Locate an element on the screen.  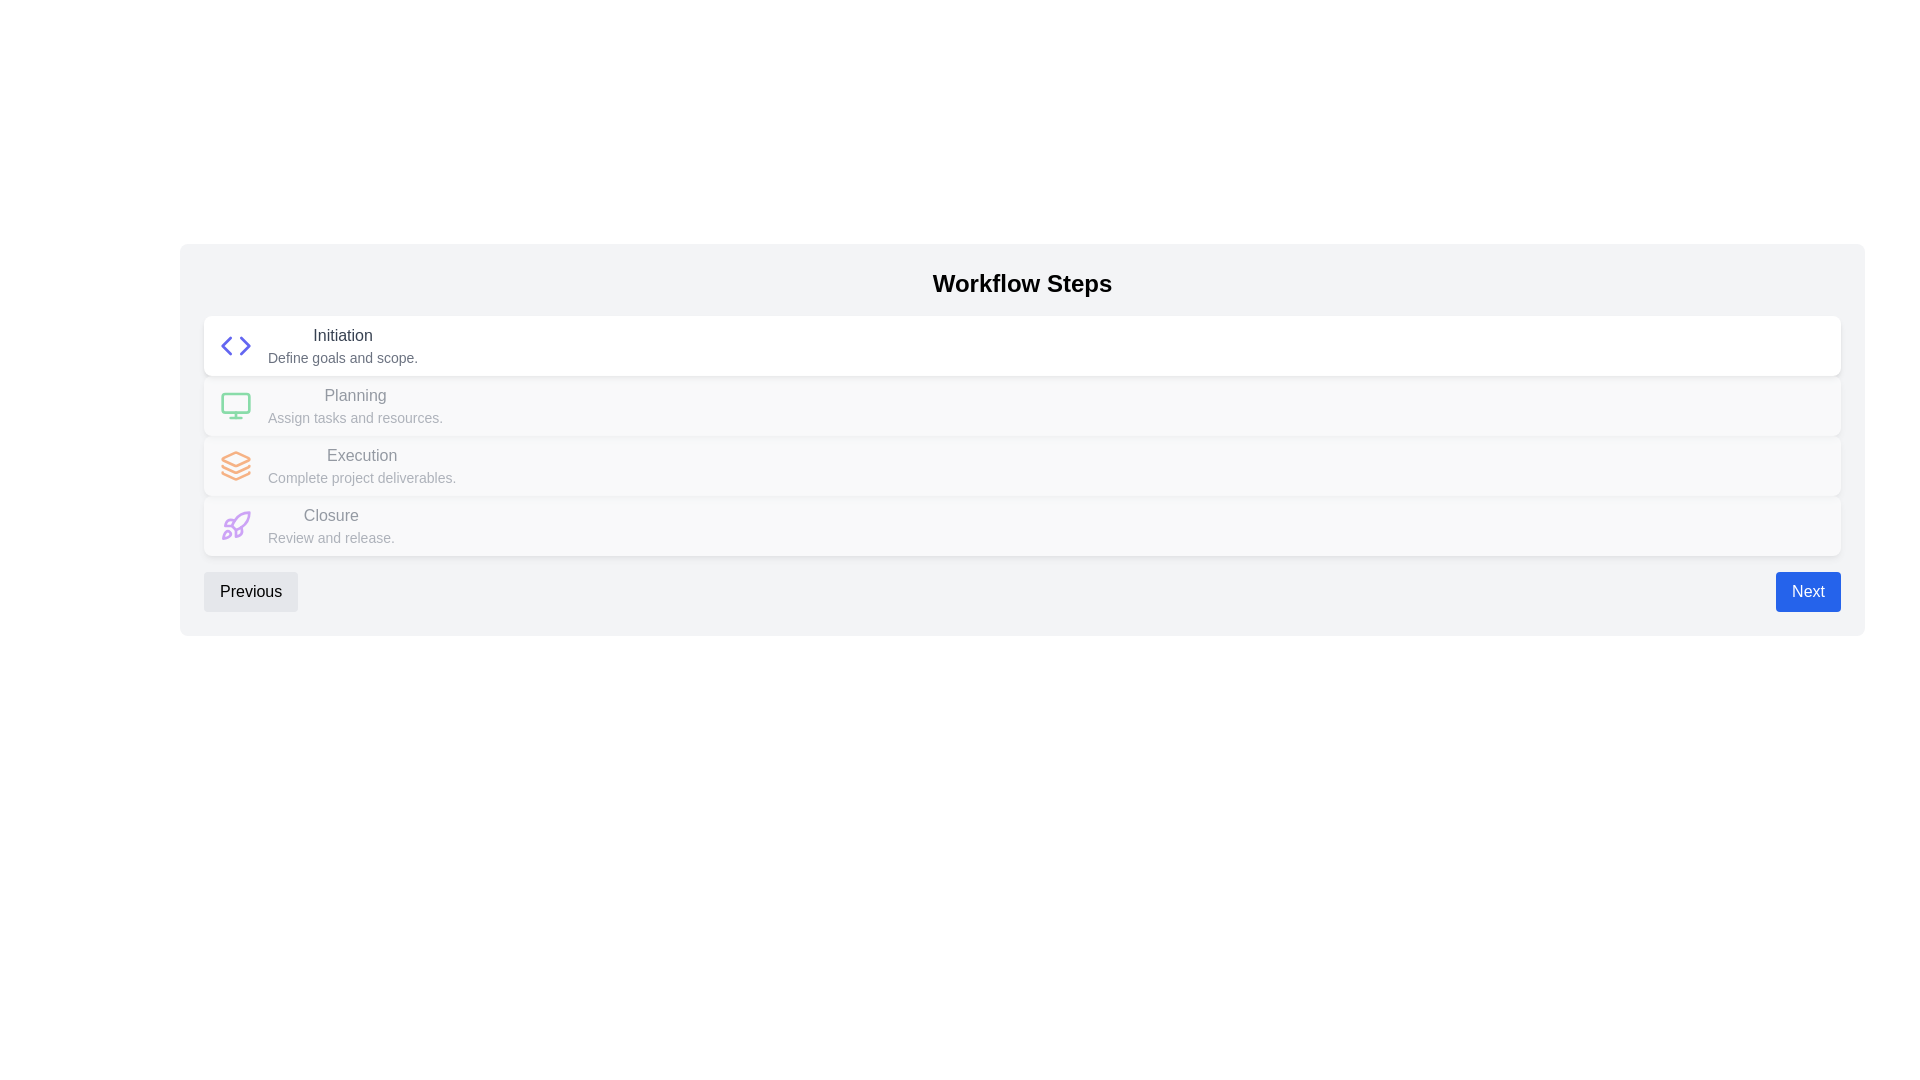
the 'Execution' text label which is part of the 'Workflow Steps' list, indicating the completion of project deliverables is located at coordinates (362, 466).